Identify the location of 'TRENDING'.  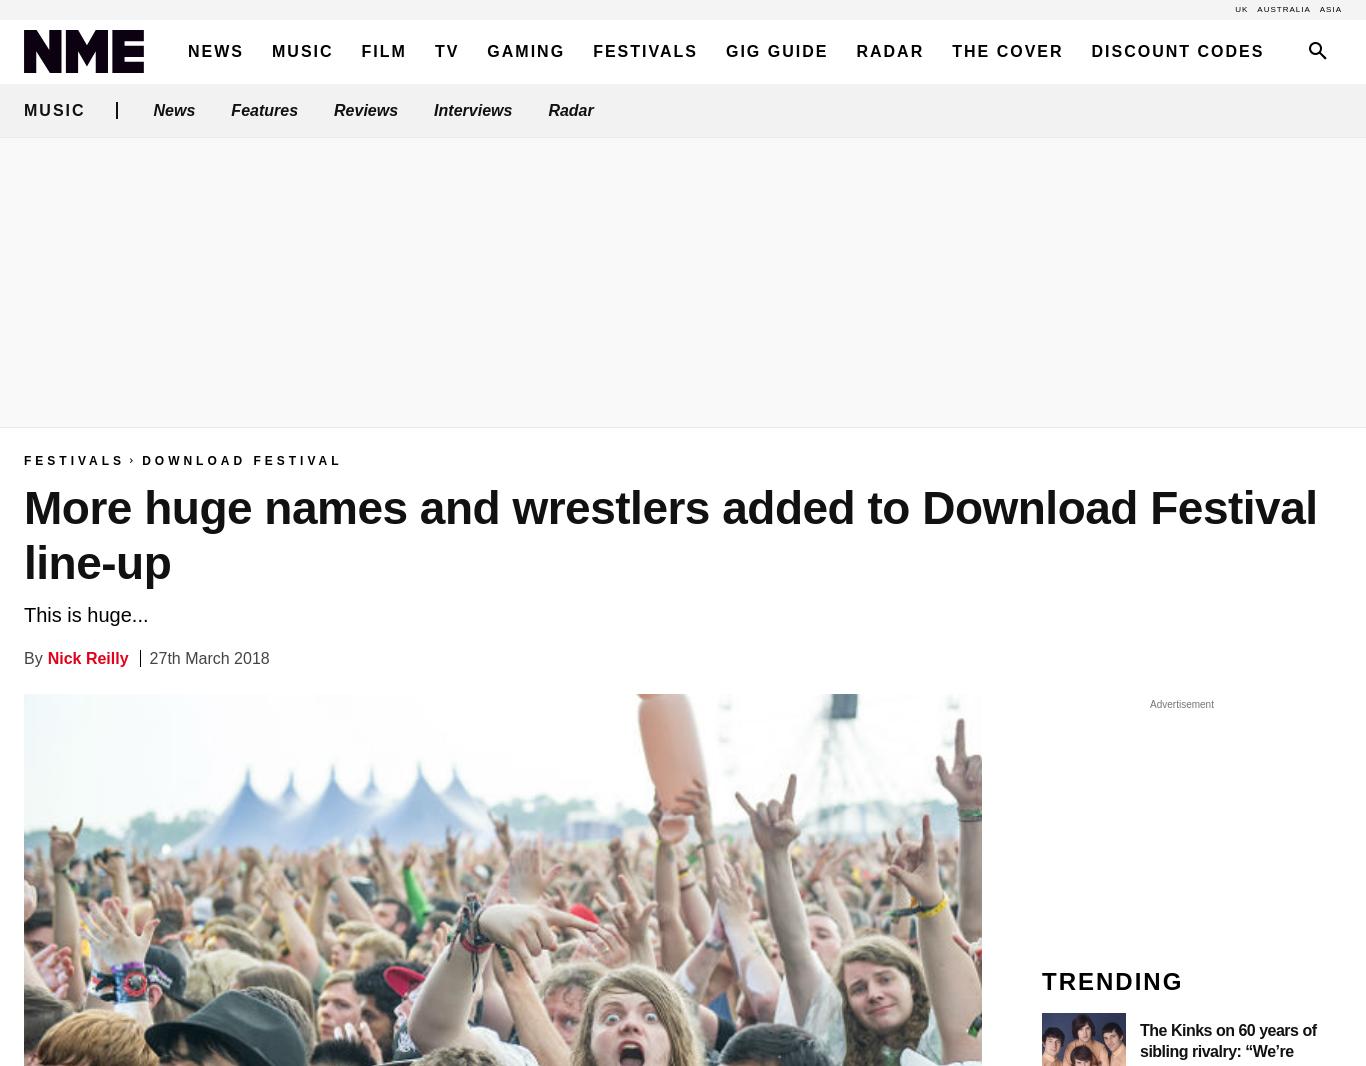
(1111, 981).